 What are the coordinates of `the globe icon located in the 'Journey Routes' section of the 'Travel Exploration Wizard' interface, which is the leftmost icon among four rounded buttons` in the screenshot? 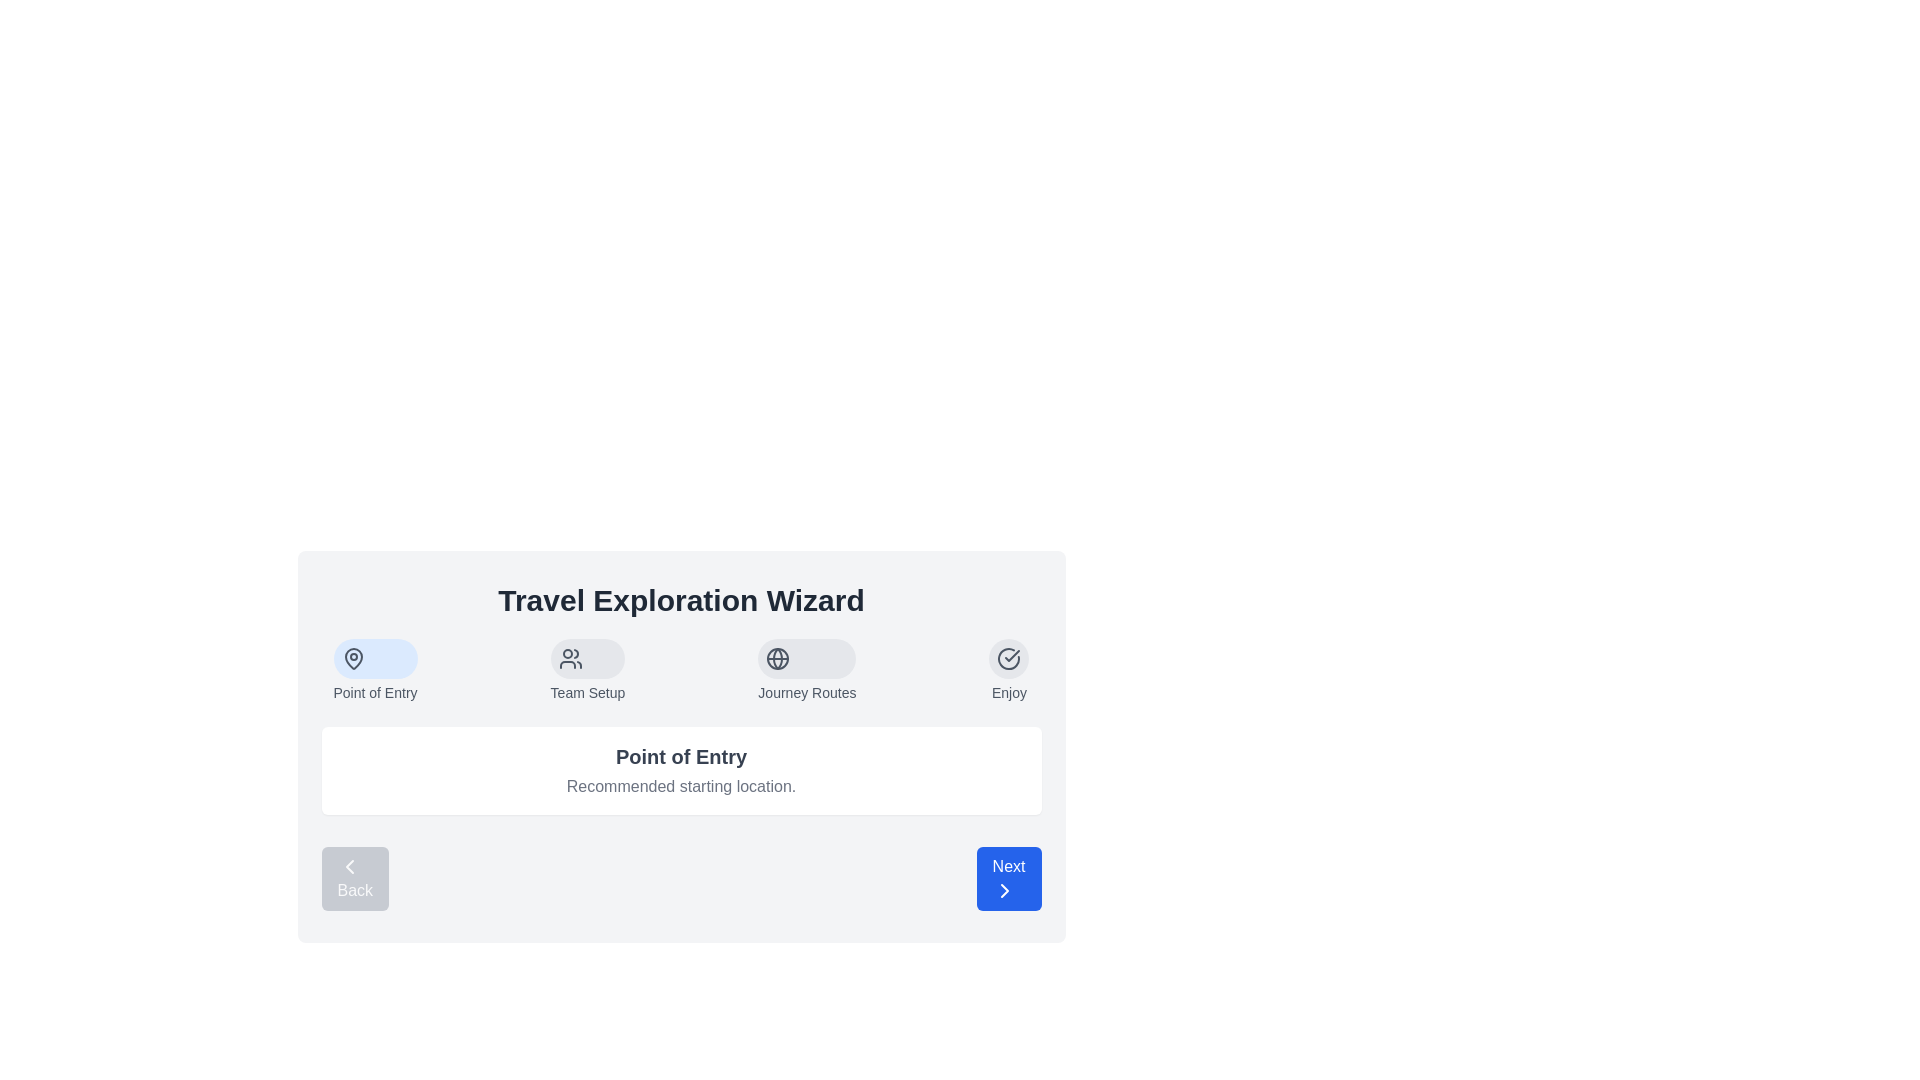 It's located at (777, 659).